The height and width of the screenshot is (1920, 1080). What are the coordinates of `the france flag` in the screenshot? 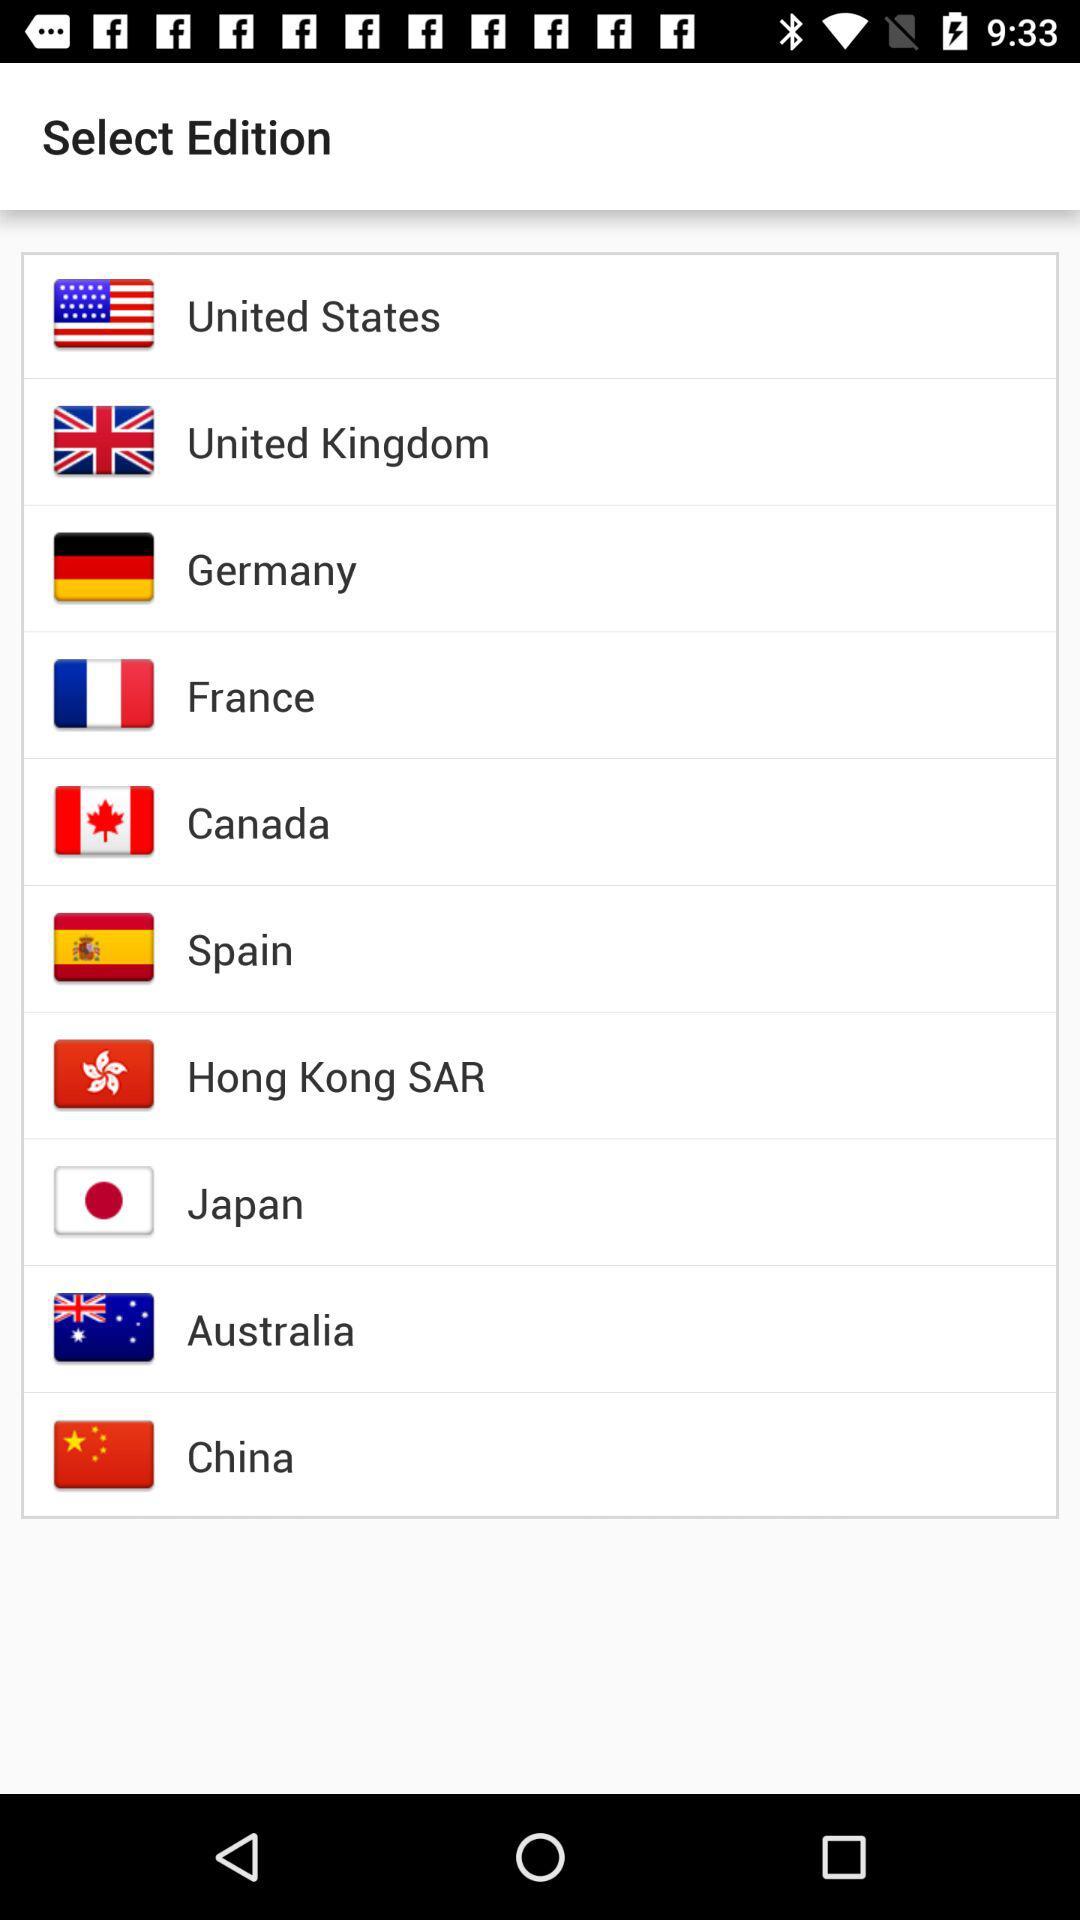 It's located at (104, 695).